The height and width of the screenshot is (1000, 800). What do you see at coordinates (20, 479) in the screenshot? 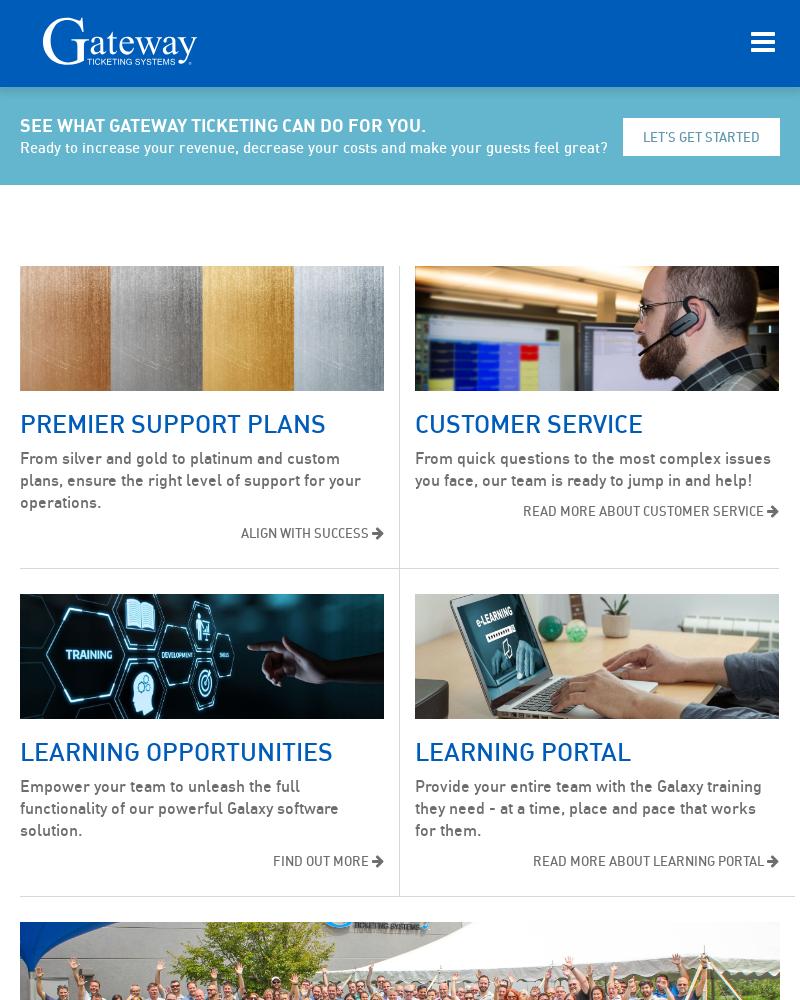
I see `'From silver and gold to platinum and custom plans, ensure the right level of support for your operations.'` at bounding box center [20, 479].